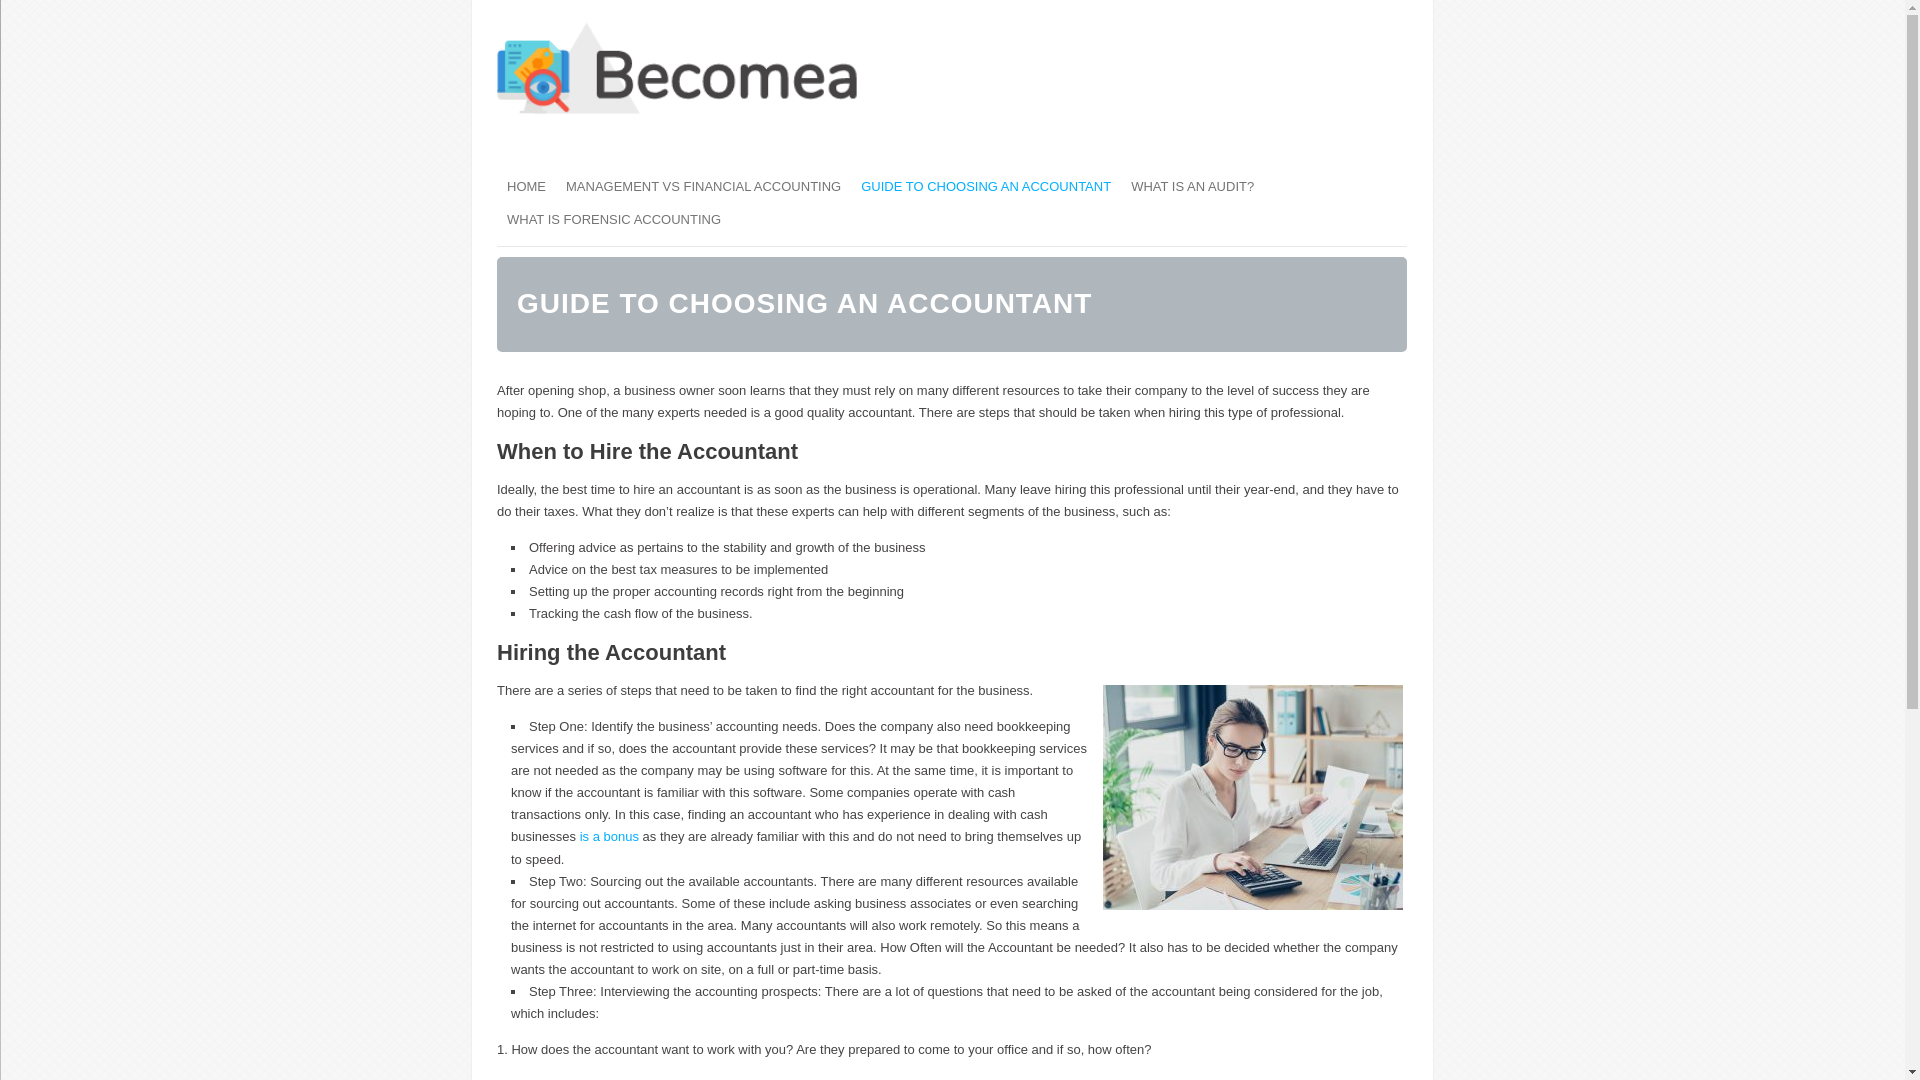  I want to click on 'WHAT IS FORENSIC ACCOUNTING', so click(497, 219).